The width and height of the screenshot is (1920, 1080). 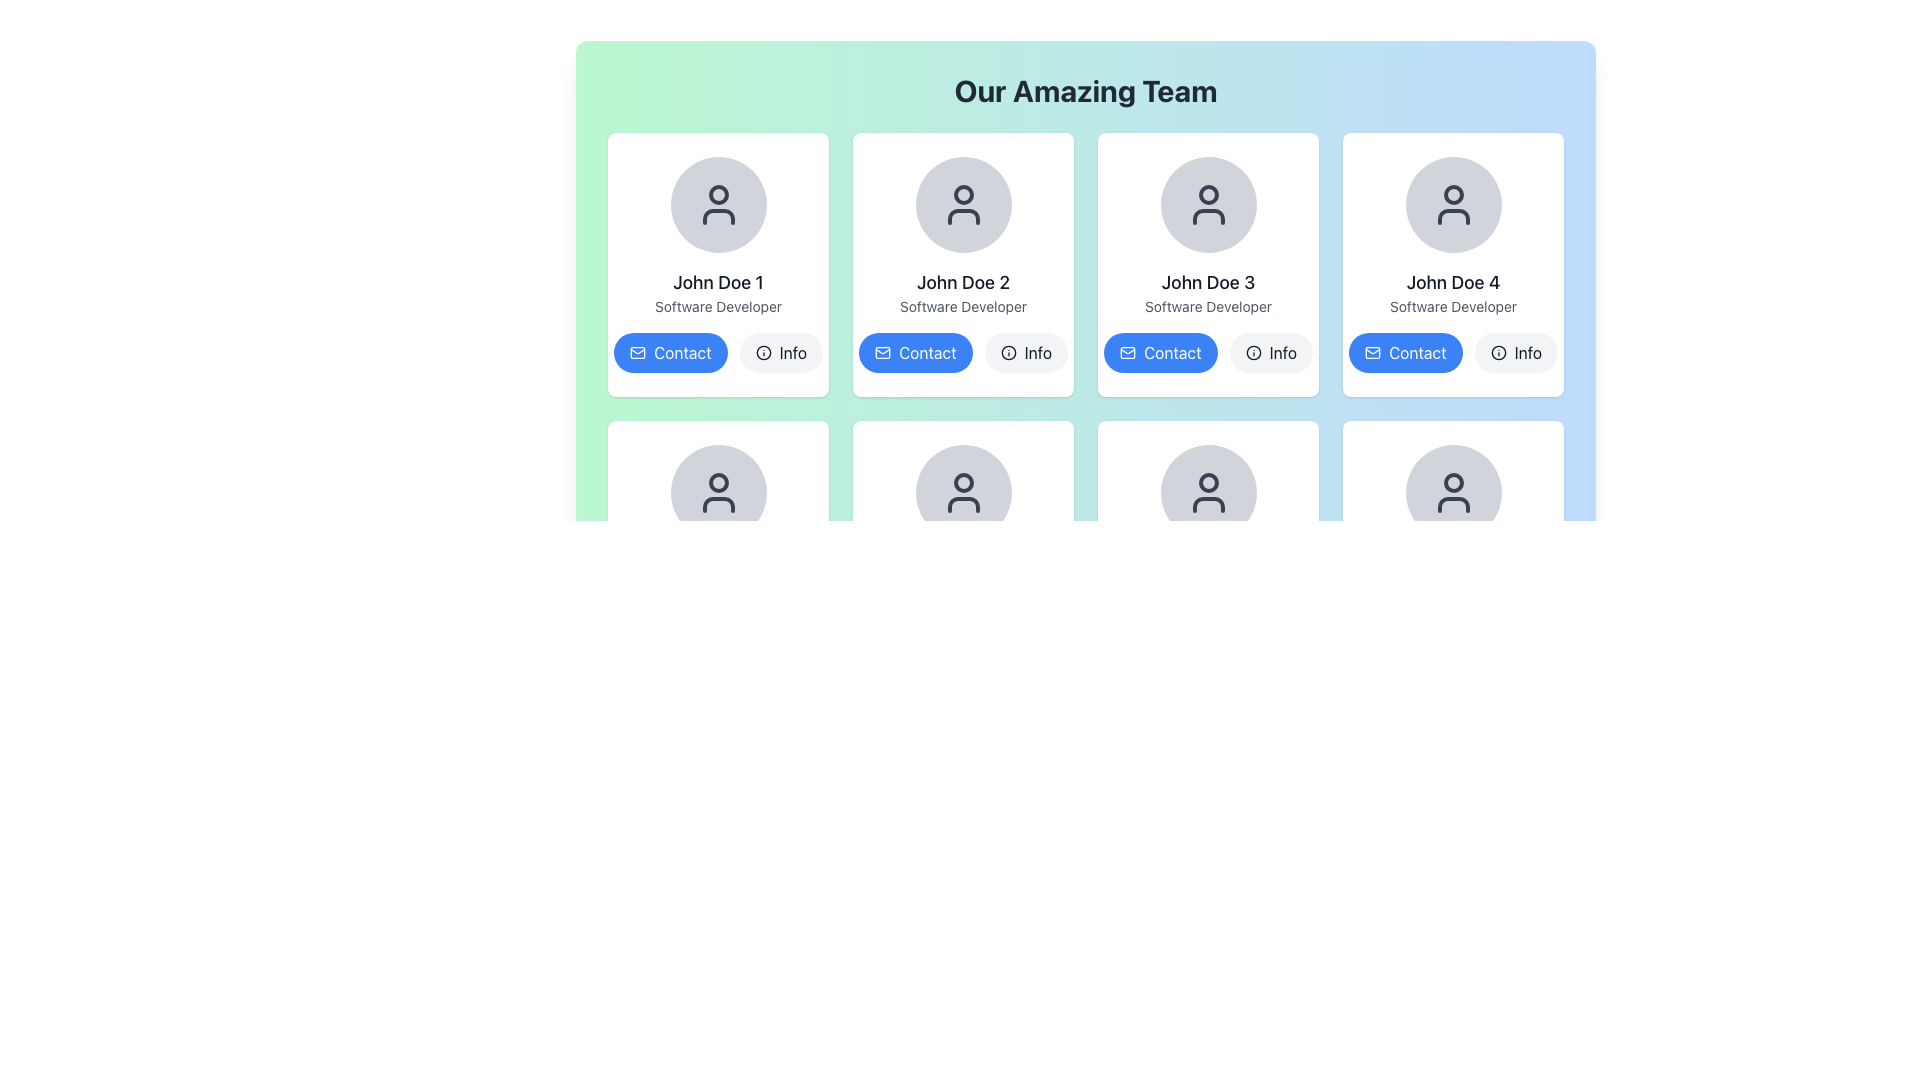 What do you see at coordinates (1404, 352) in the screenshot?
I see `the blue button with rounded corners labeled 'Contact', located at the bottom right of the card for 'John Doe 4'` at bounding box center [1404, 352].